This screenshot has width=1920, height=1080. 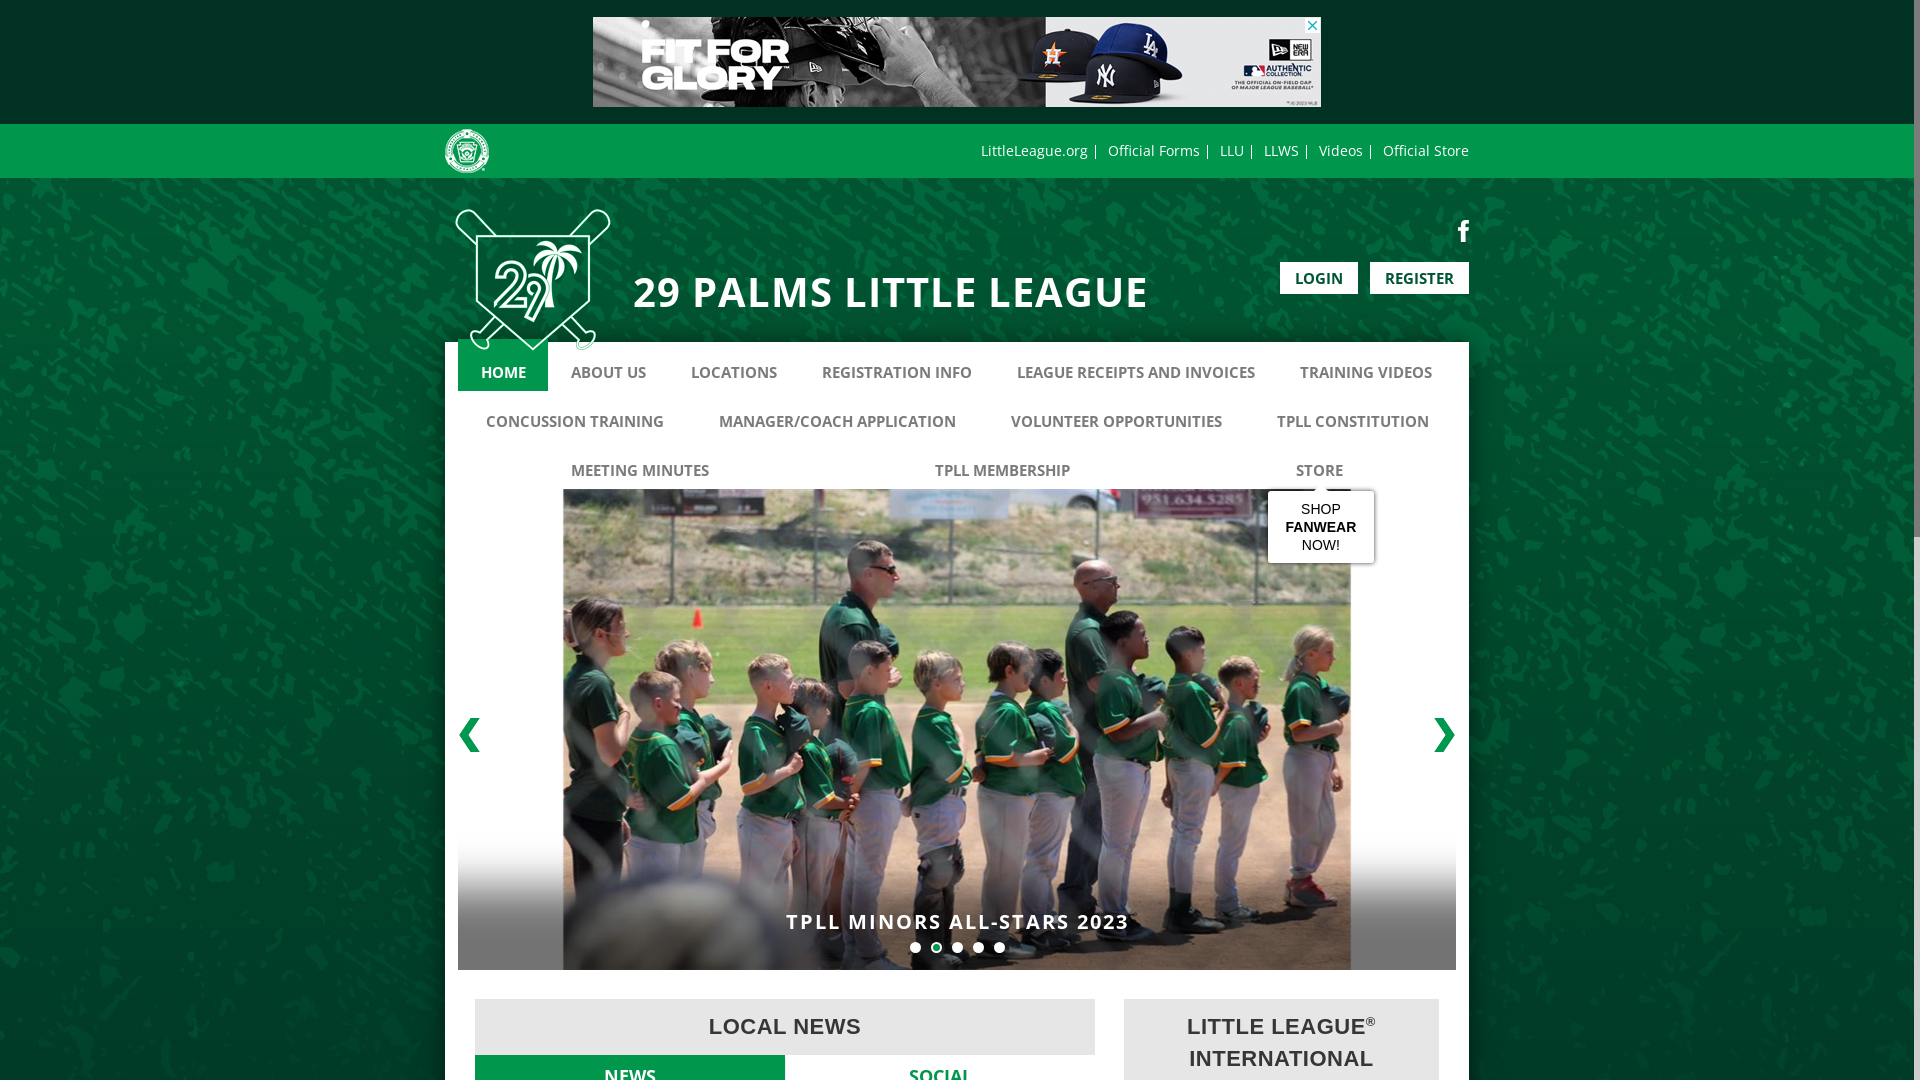 What do you see at coordinates (1280, 277) in the screenshot?
I see `'LOGIN'` at bounding box center [1280, 277].